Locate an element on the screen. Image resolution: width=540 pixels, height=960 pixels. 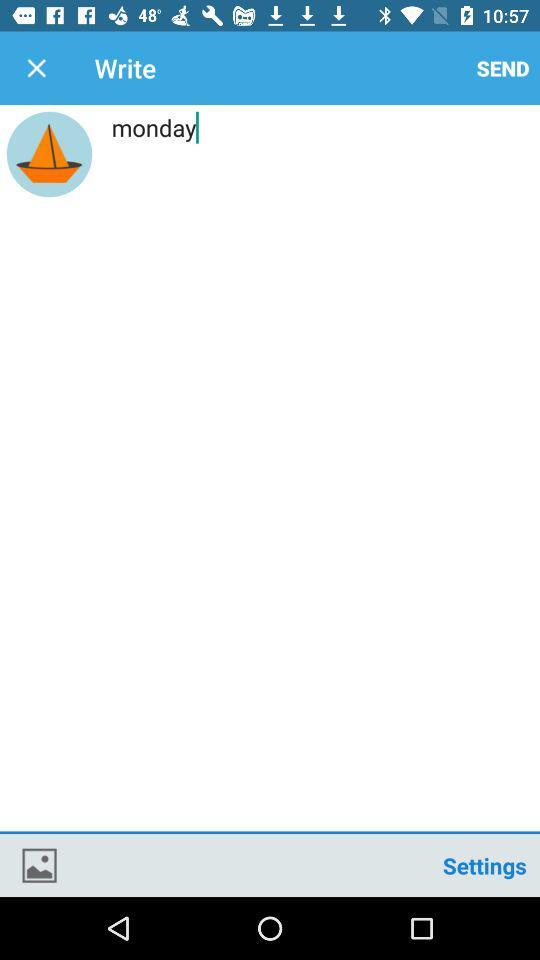
settings is located at coordinates (483, 864).